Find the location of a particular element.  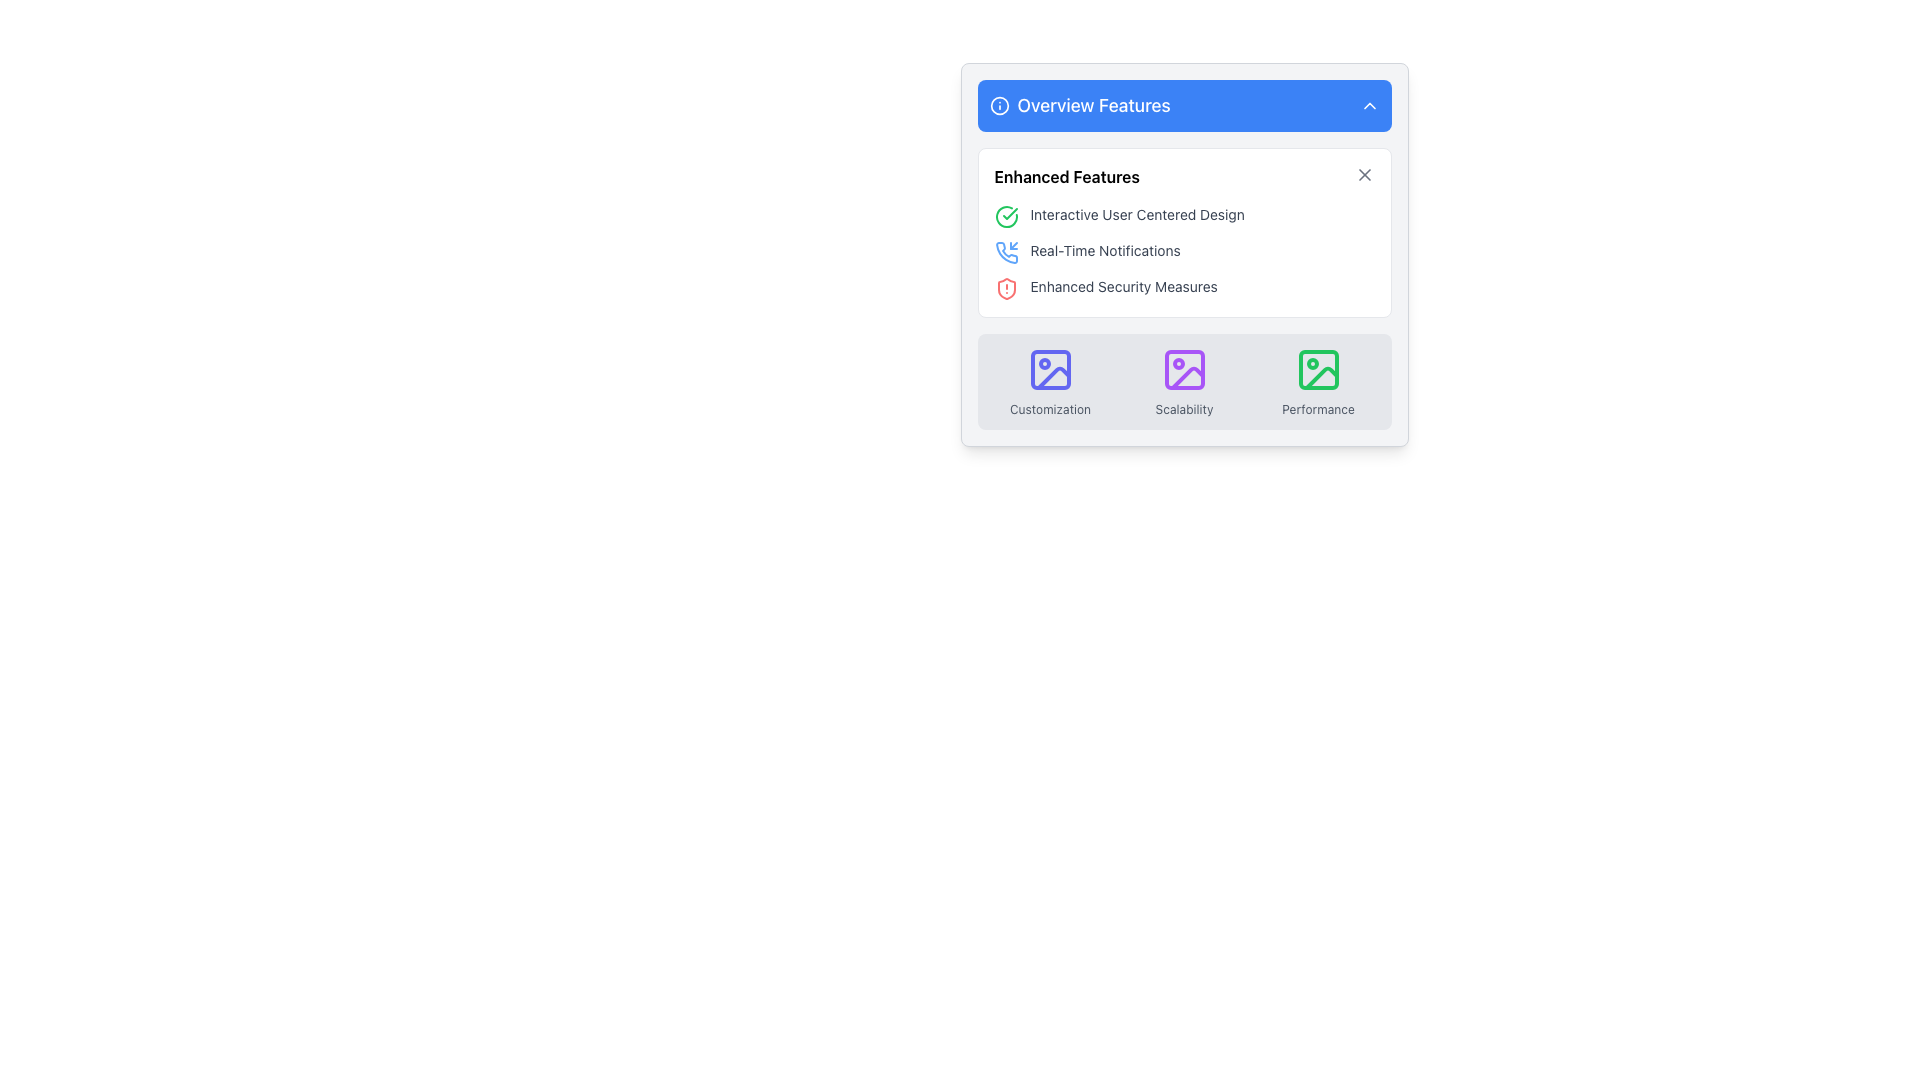

the shield icon with a red alert indication, located to the left of the text 'Enhanced Security Measures' in the 'Enhanced Features' section is located at coordinates (1006, 289).